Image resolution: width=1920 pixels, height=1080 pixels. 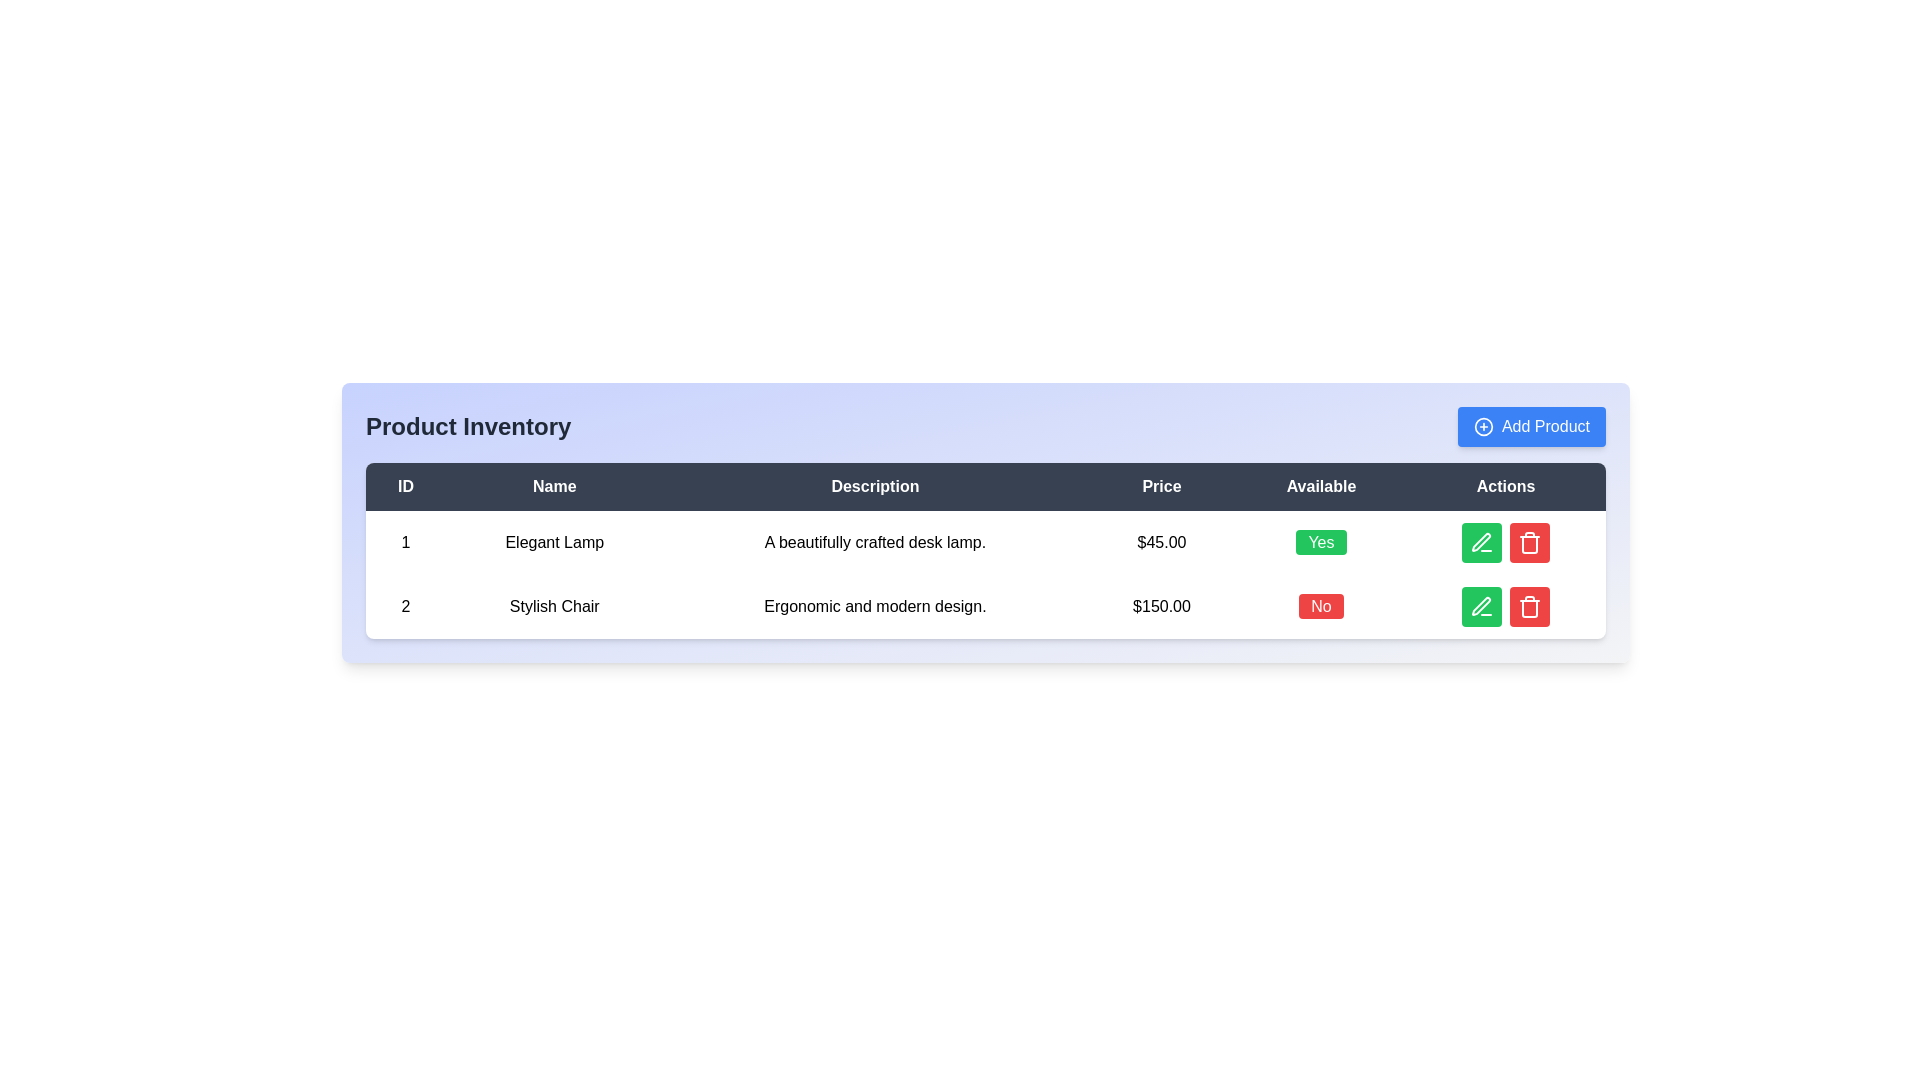 I want to click on the text label displaying 'Elegant Lamp' in the 'Name' column of the product table, located in the first row, second column, so click(x=554, y=543).